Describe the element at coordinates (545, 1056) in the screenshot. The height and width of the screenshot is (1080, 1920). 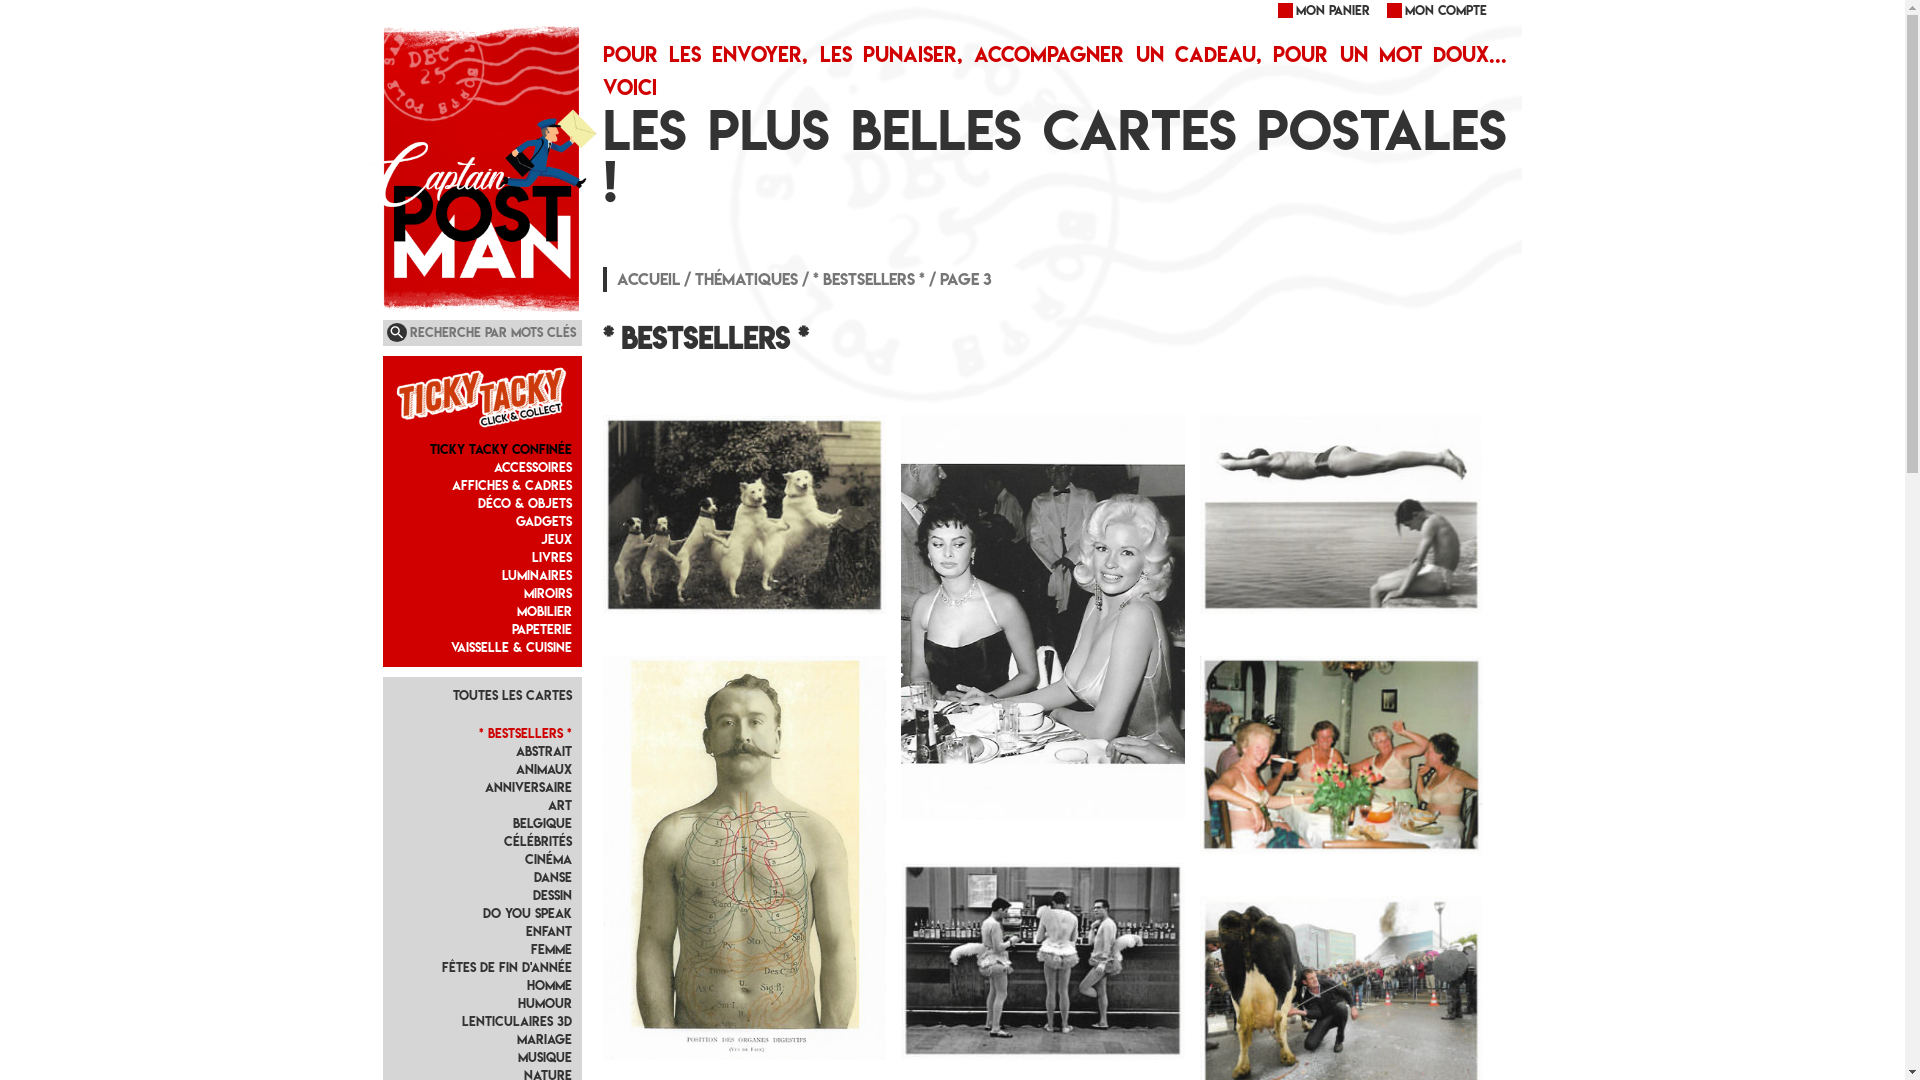
I see `'Musique'` at that location.